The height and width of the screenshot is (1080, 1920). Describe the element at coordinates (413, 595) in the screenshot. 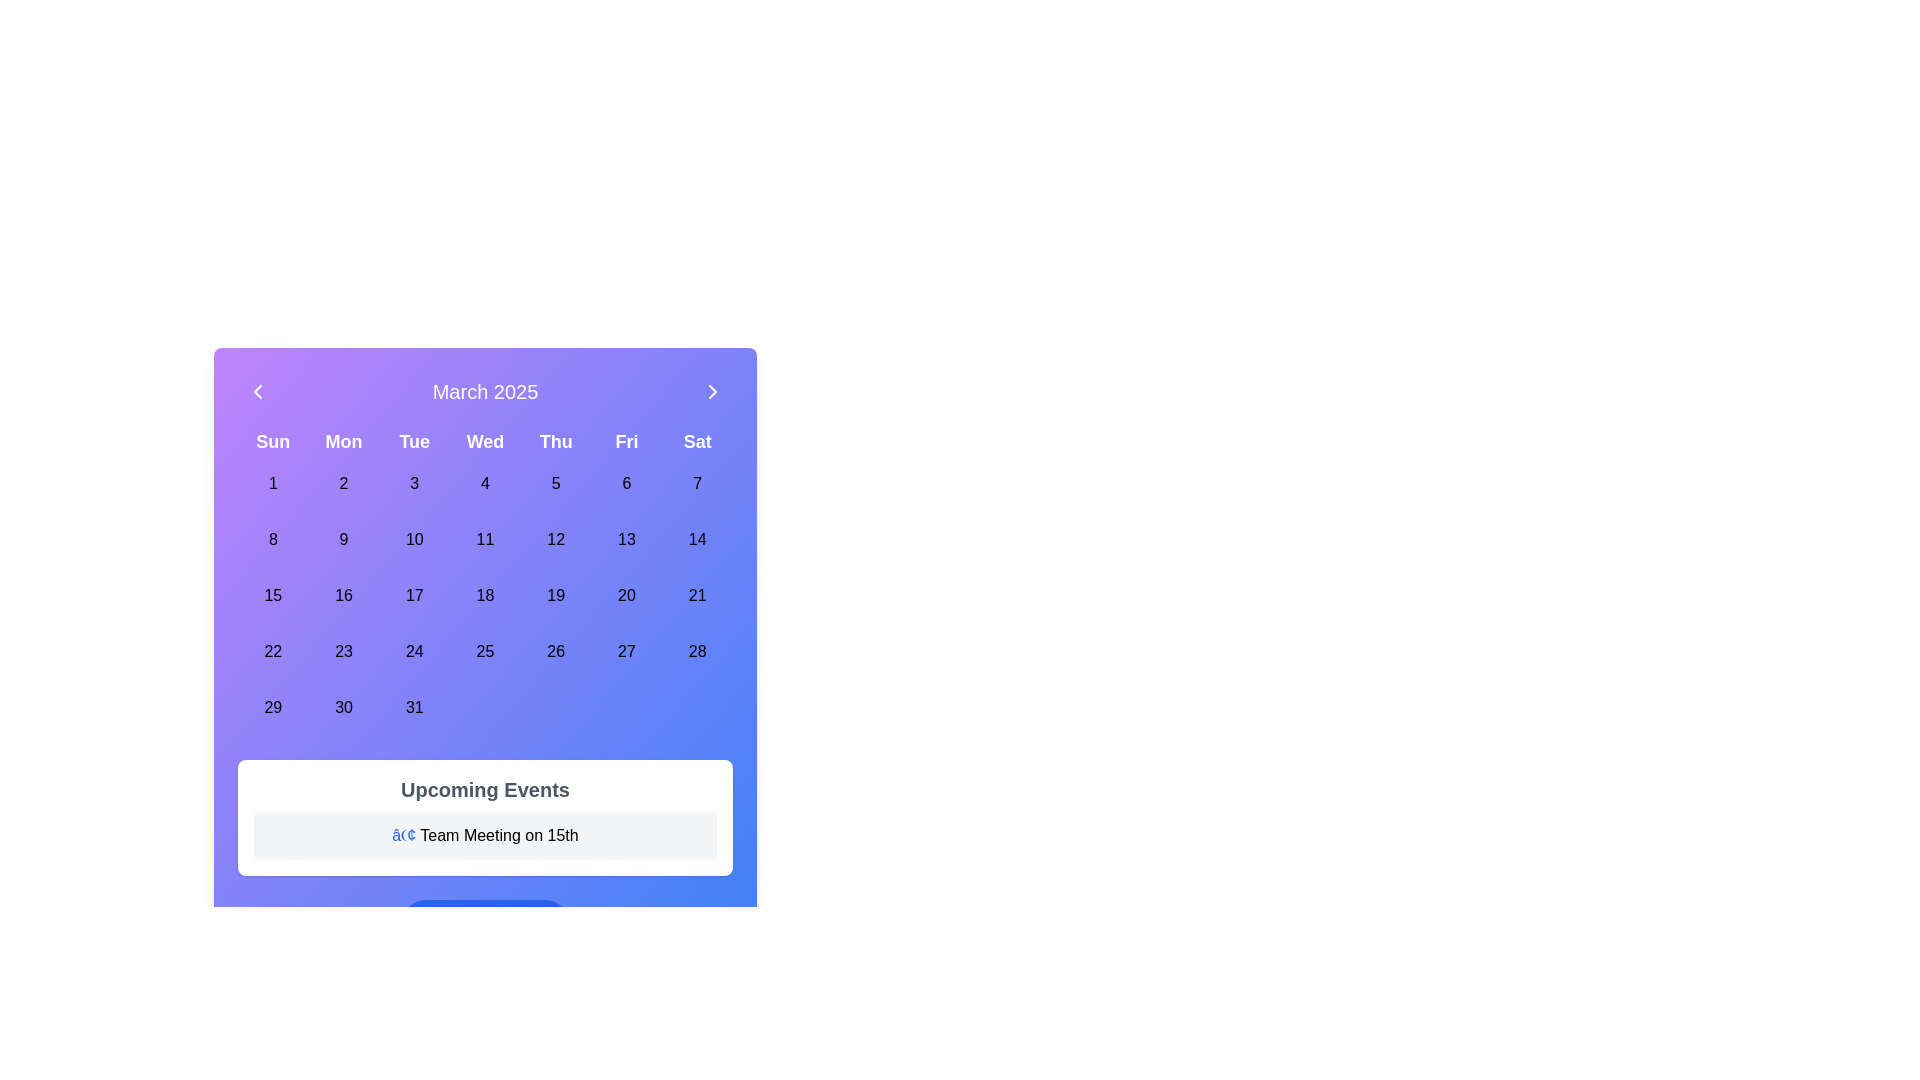

I see `the circular calendar date button displaying '17' in bold black font` at that location.